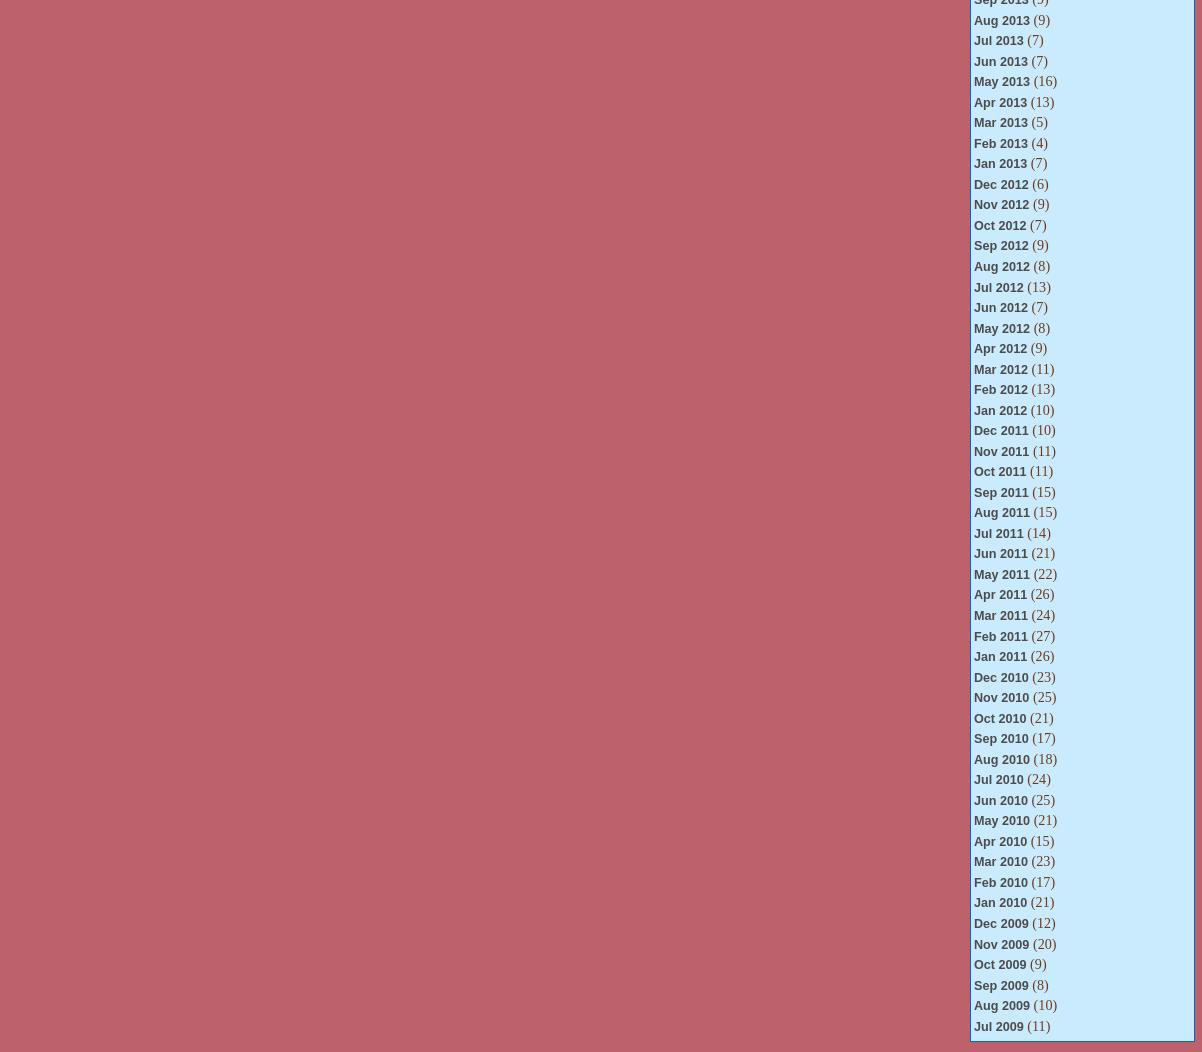 Image resolution: width=1202 pixels, height=1052 pixels. Describe the element at coordinates (1000, 327) in the screenshot. I see `'May 2012'` at that location.